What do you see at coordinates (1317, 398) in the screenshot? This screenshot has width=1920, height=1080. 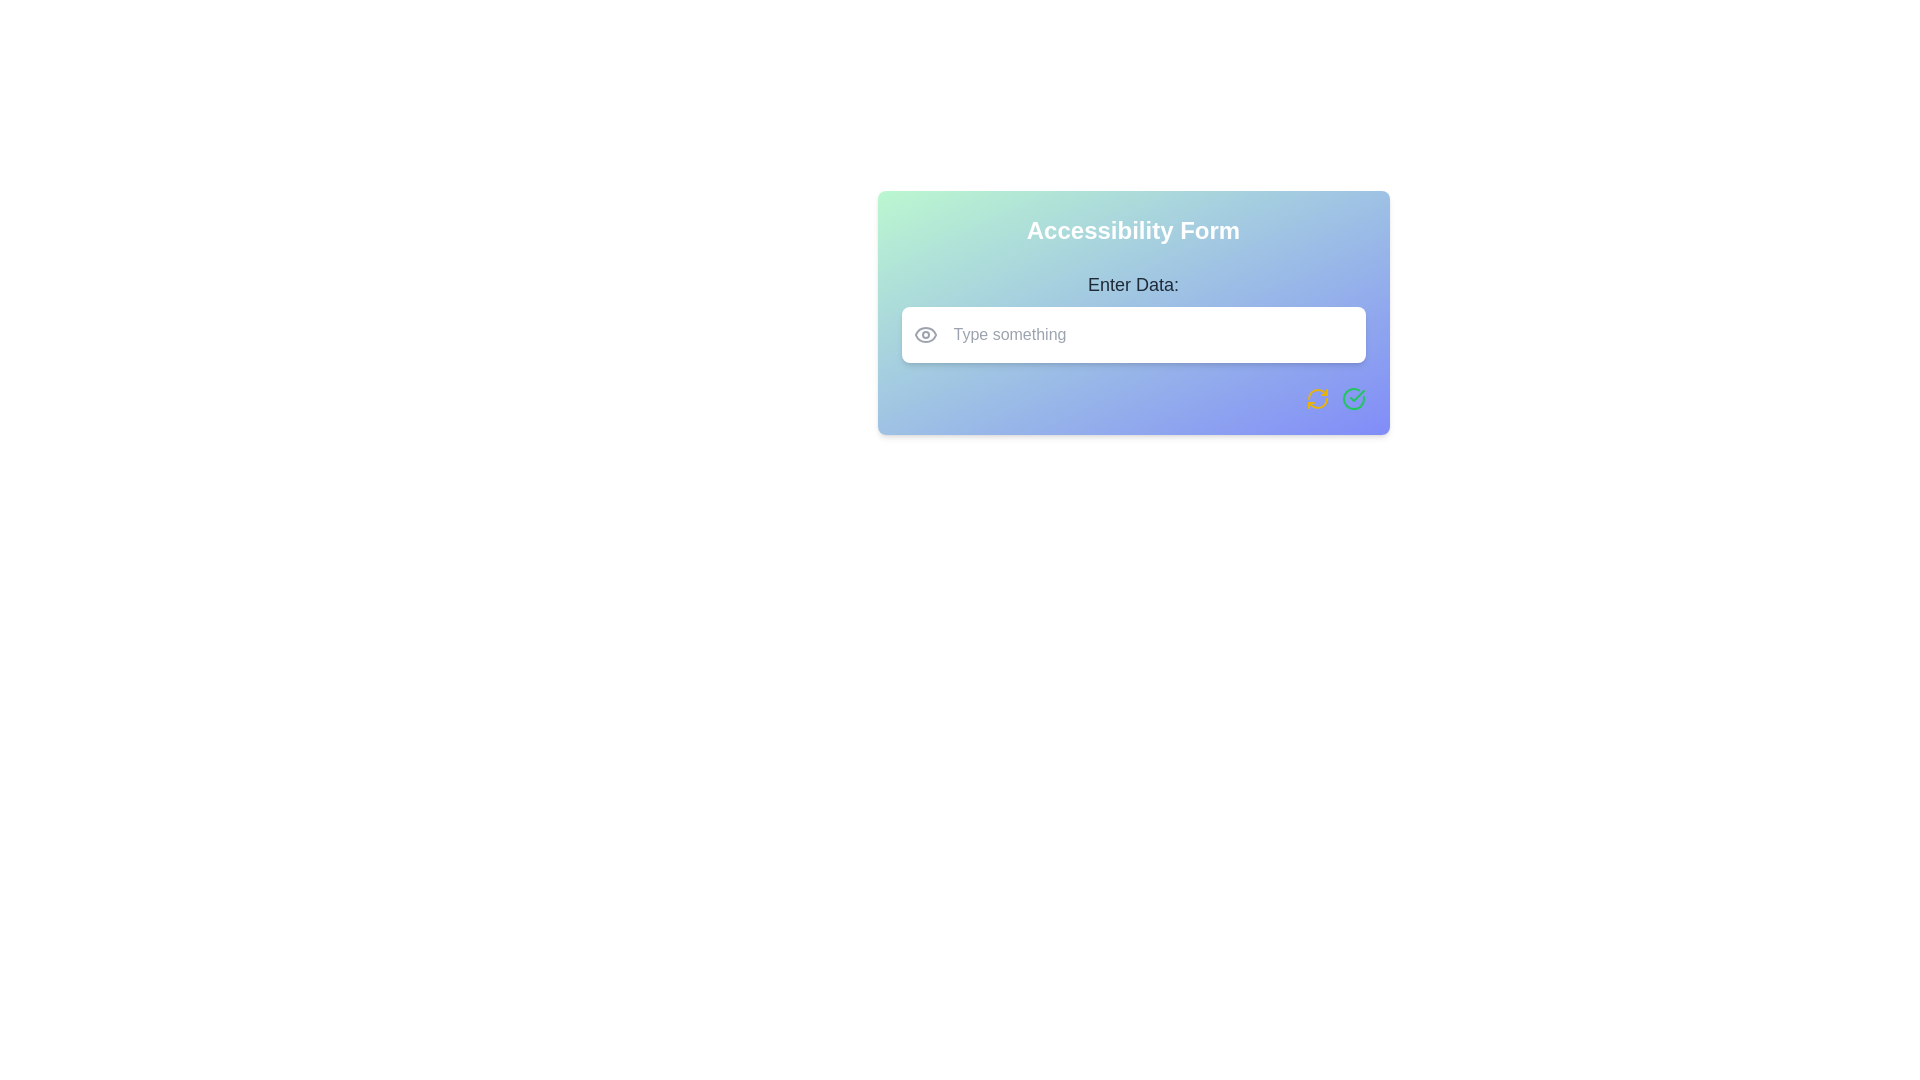 I see `the refresh icon located at the bottom-right corner of the form interface for additional tooltip or visual feedback` at bounding box center [1317, 398].